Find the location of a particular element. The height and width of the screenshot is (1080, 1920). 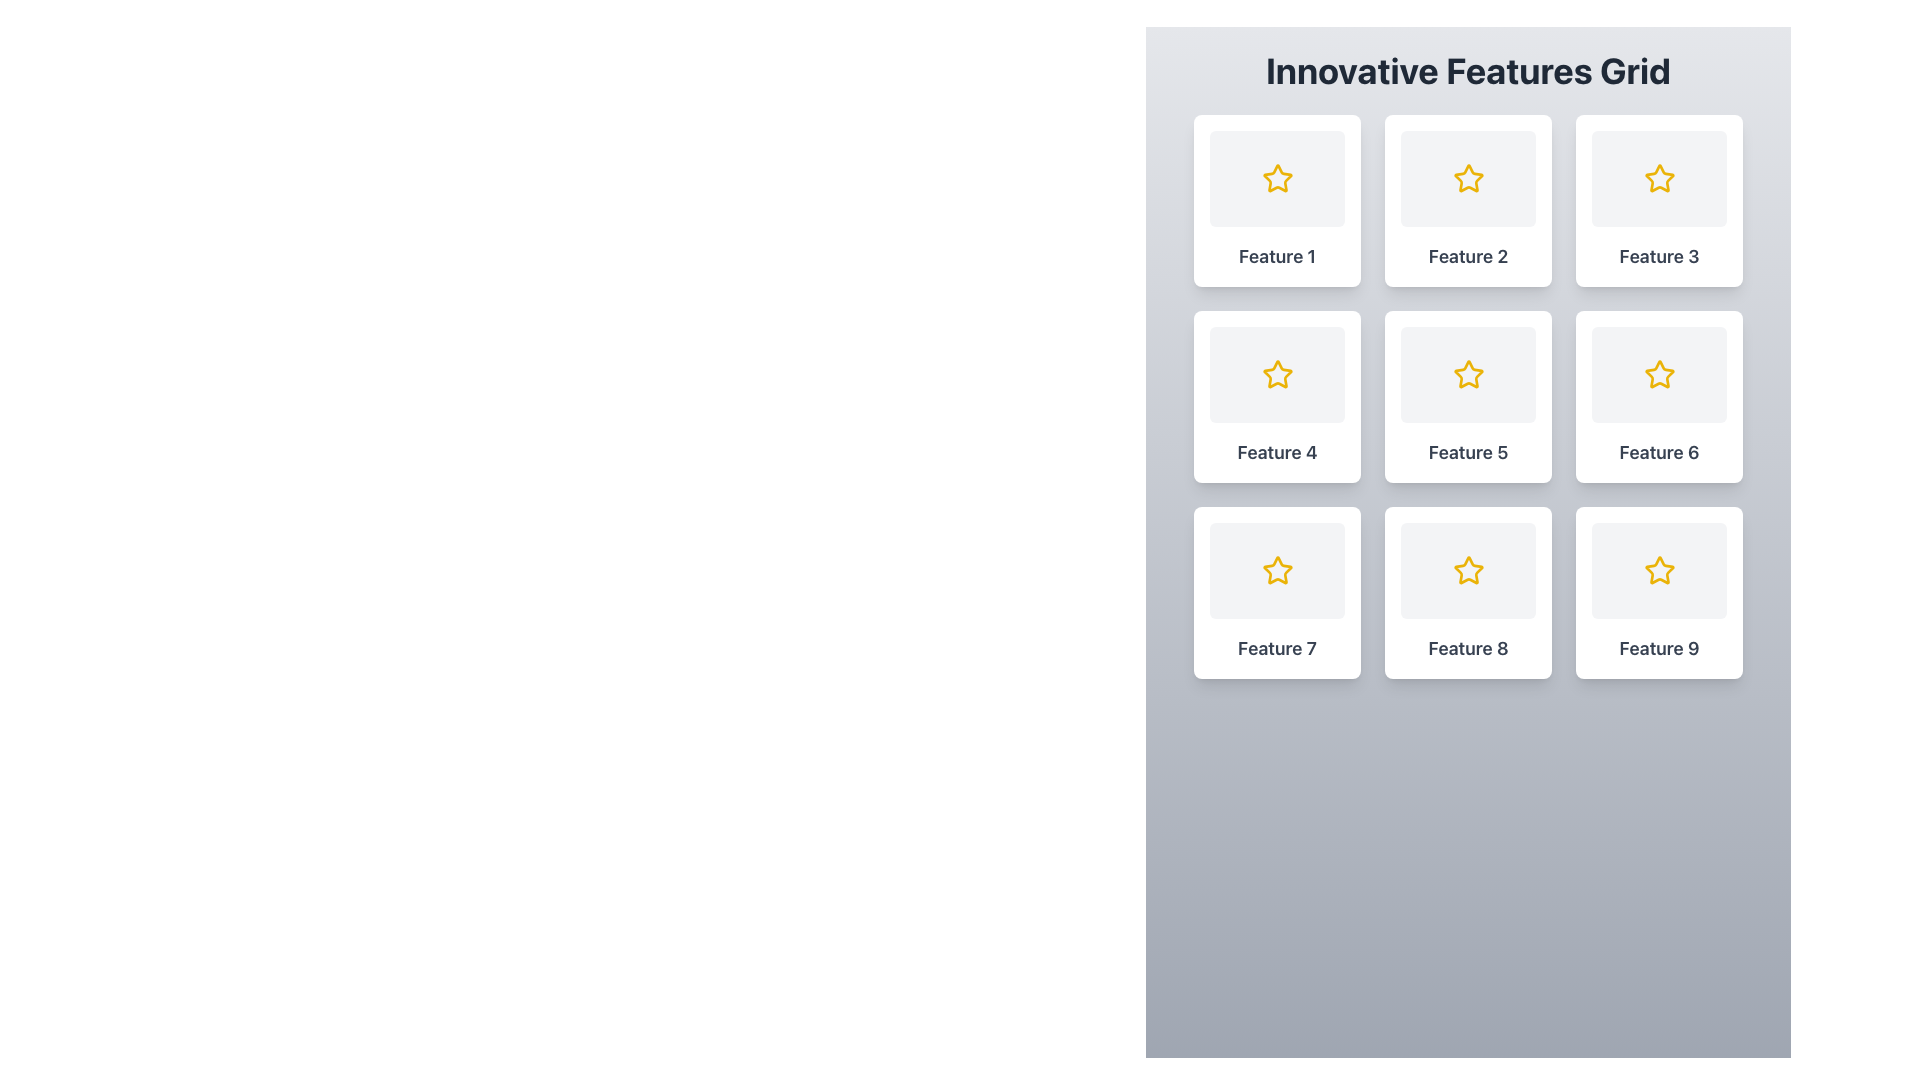

the yellow star icon located in the top row, third column of a 3x3 grid is located at coordinates (1659, 177).